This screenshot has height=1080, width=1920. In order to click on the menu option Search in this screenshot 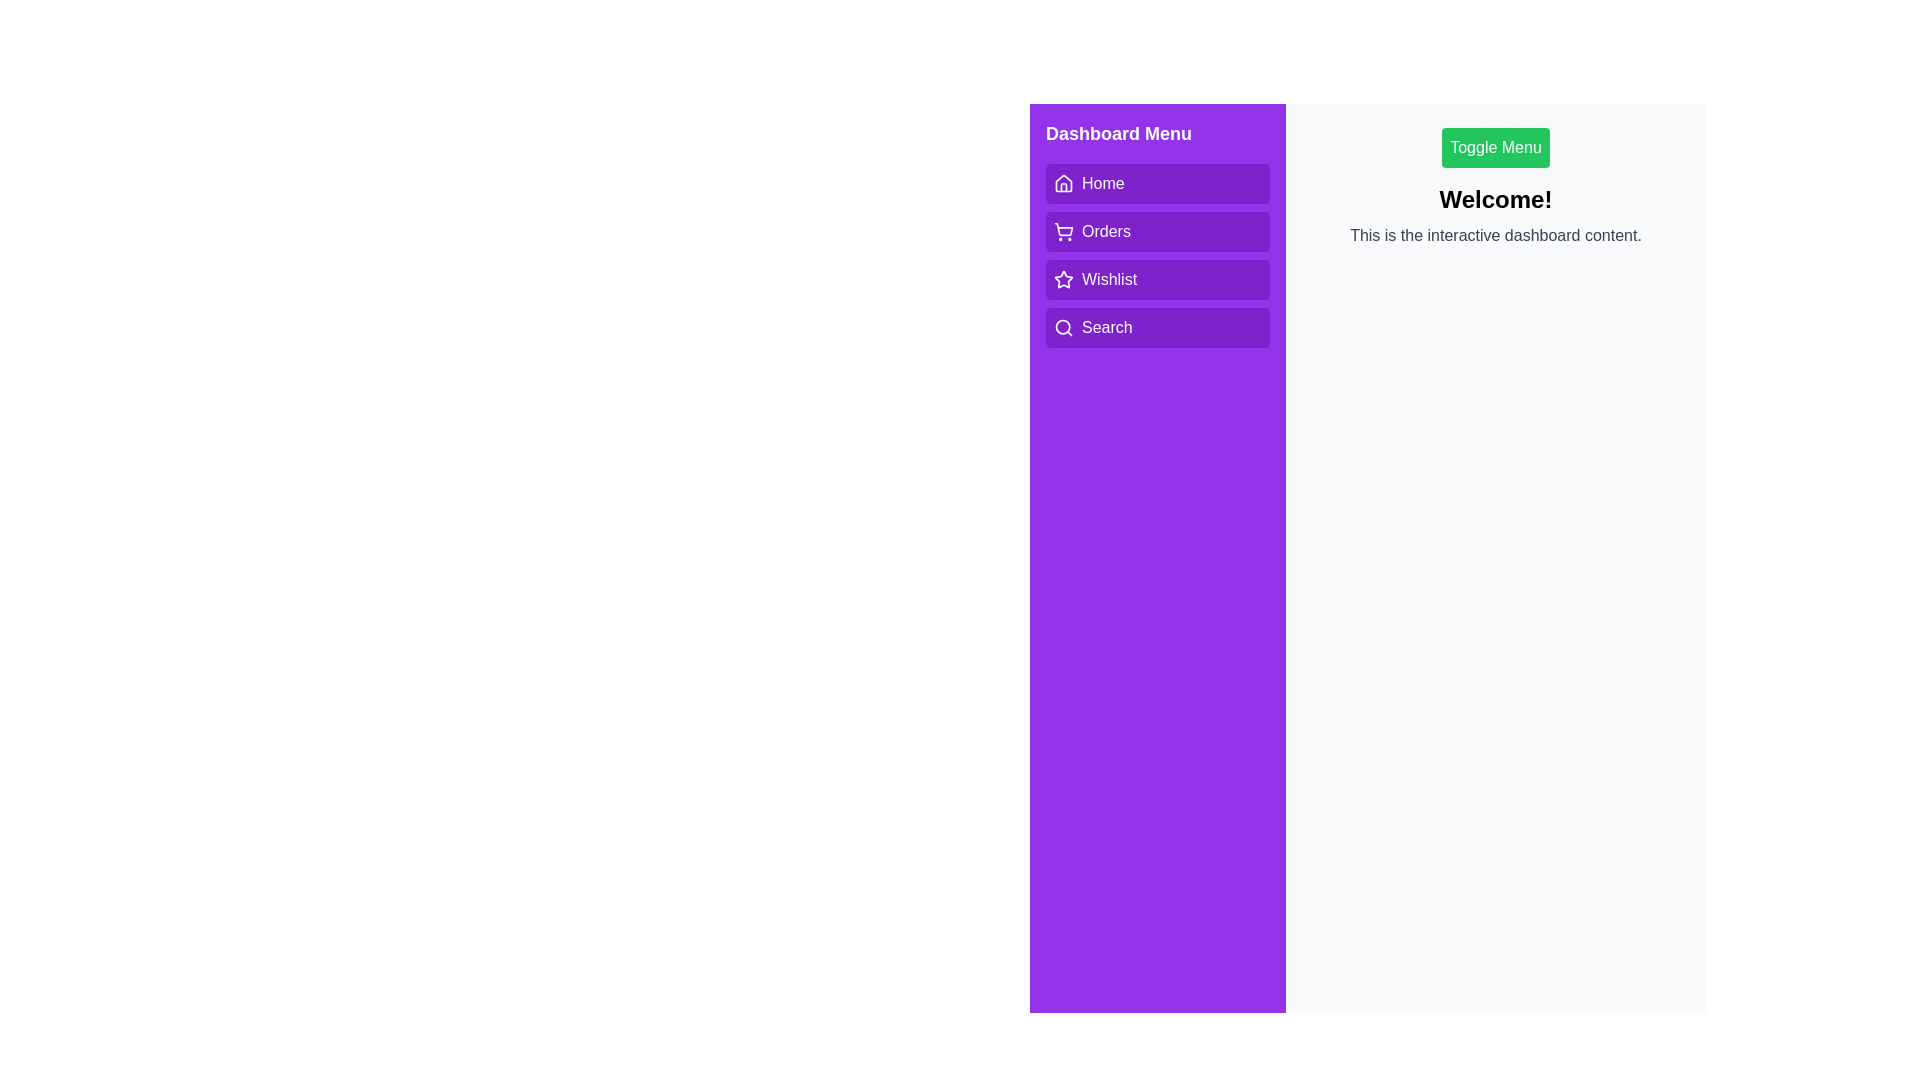, I will do `click(1157, 326)`.